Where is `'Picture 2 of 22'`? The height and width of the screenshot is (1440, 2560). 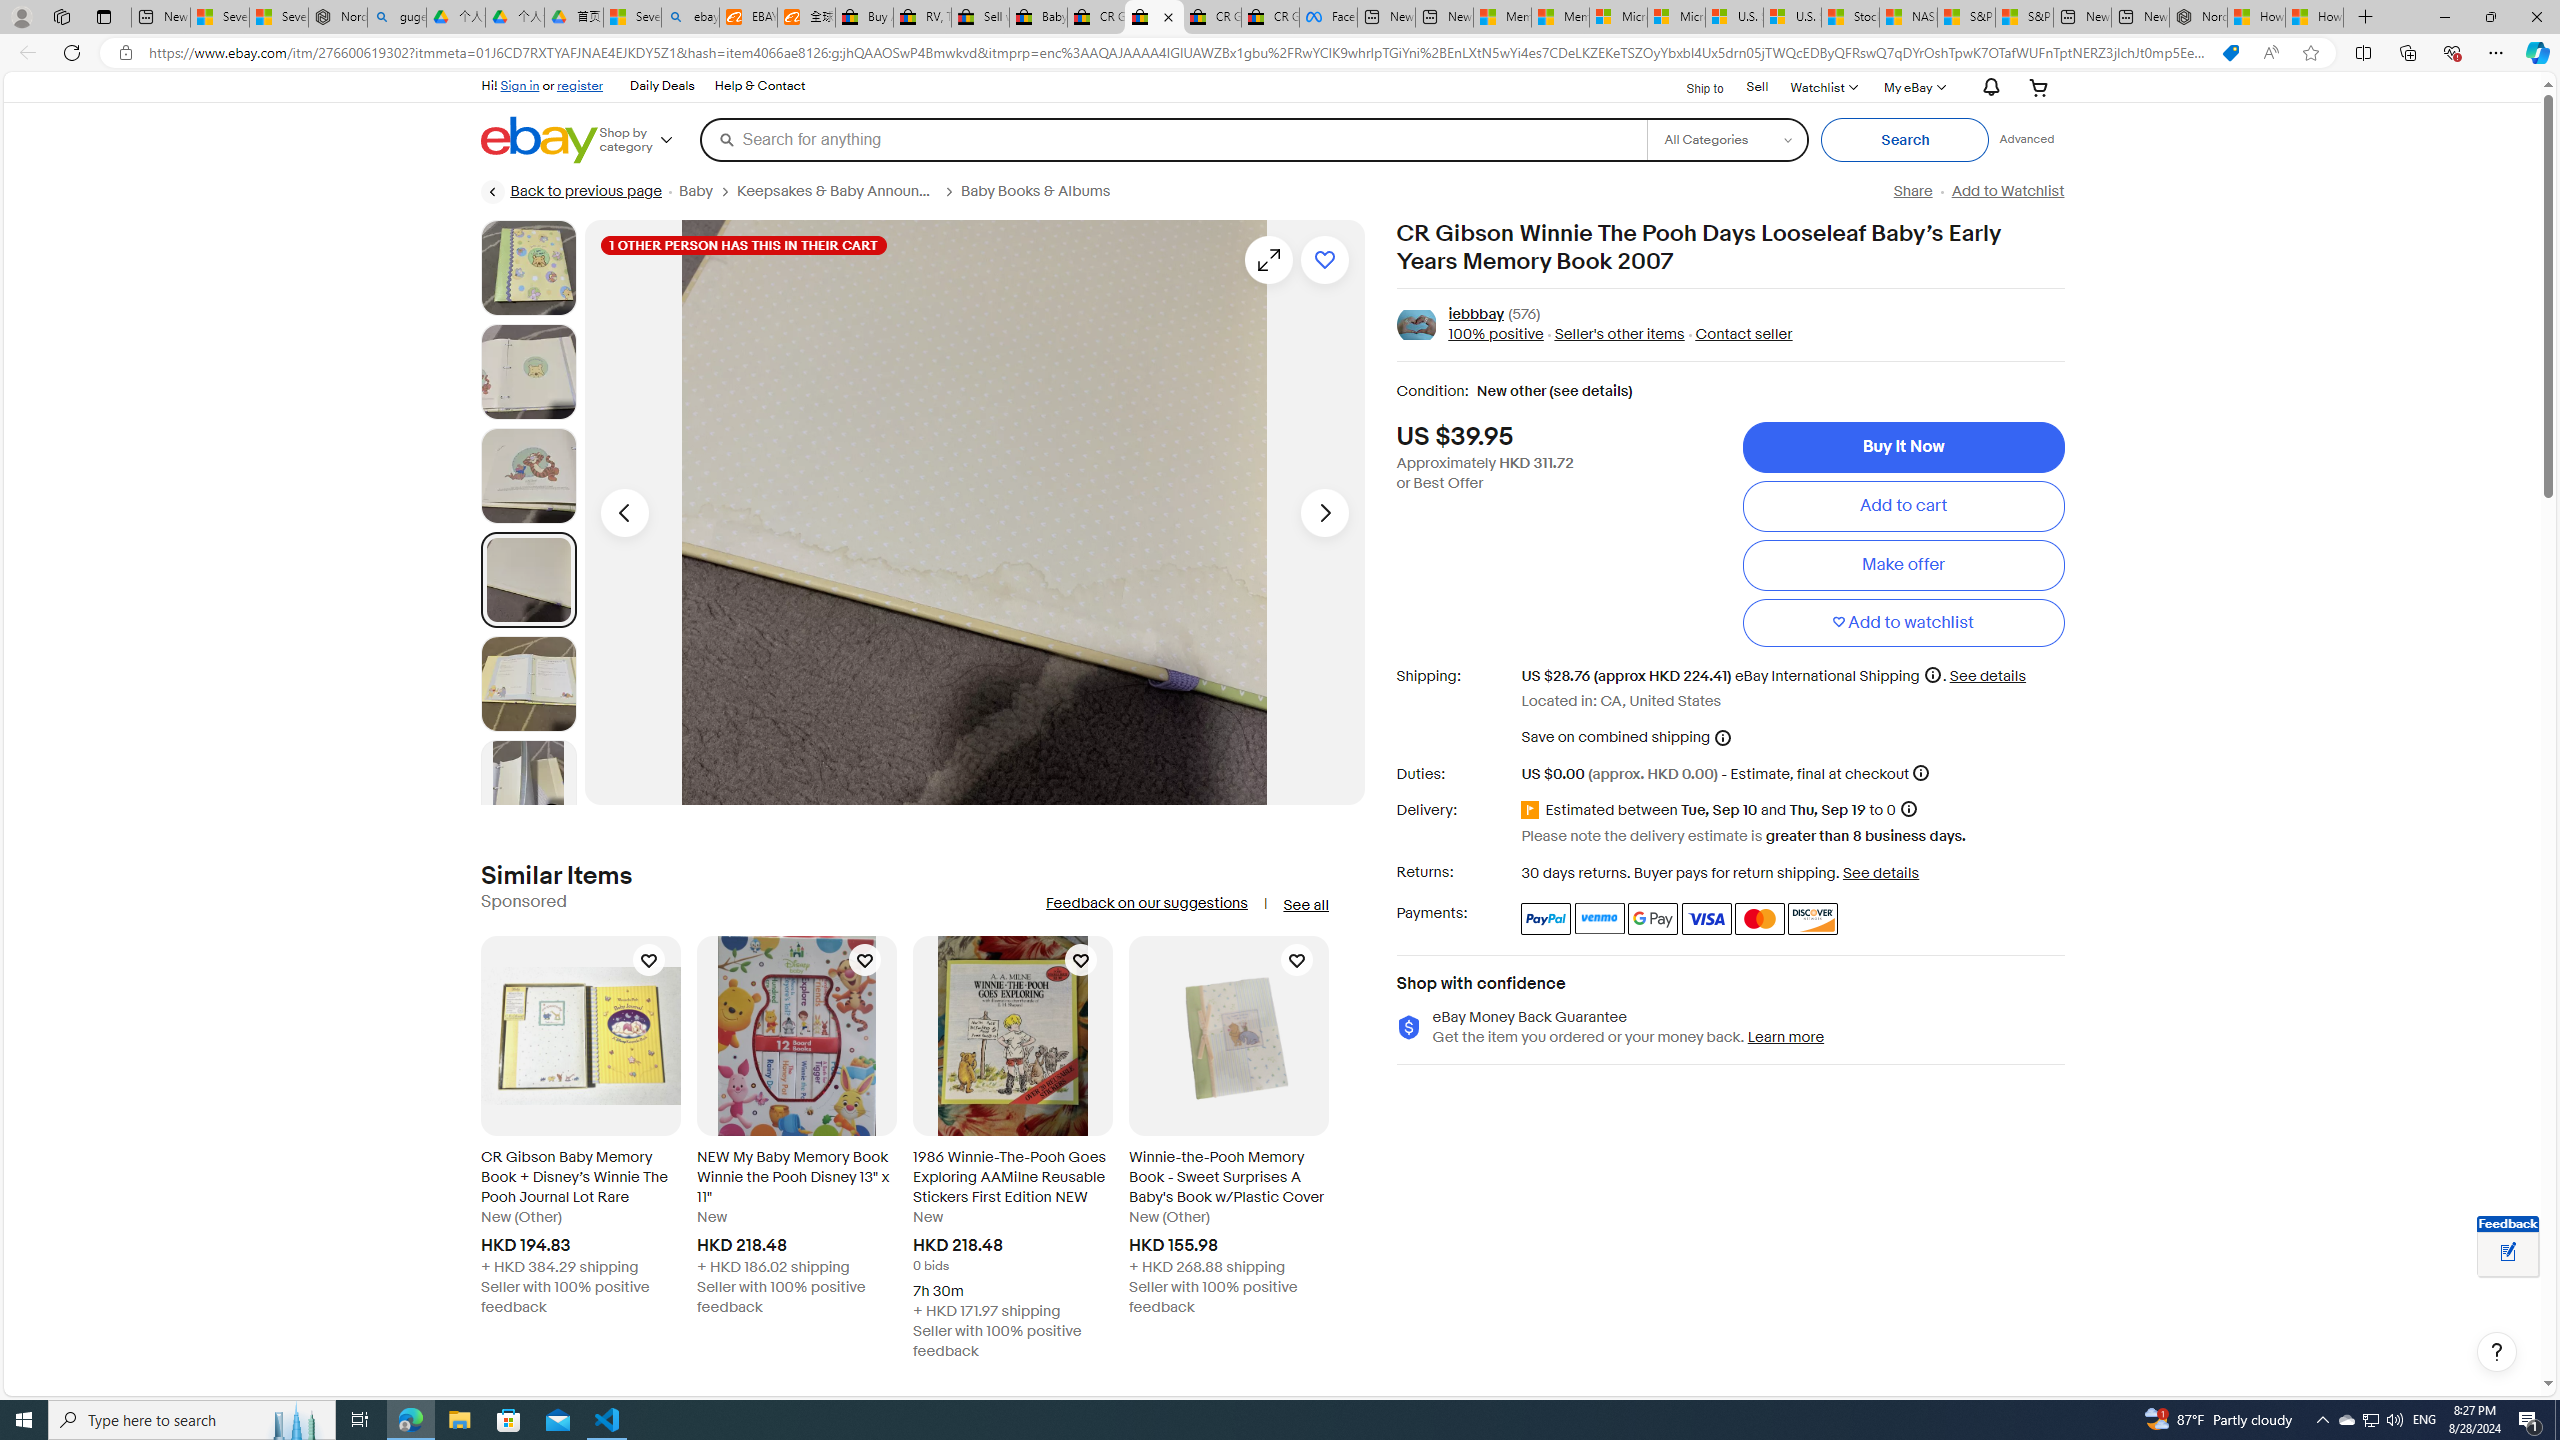 'Picture 2 of 22' is located at coordinates (527, 371).